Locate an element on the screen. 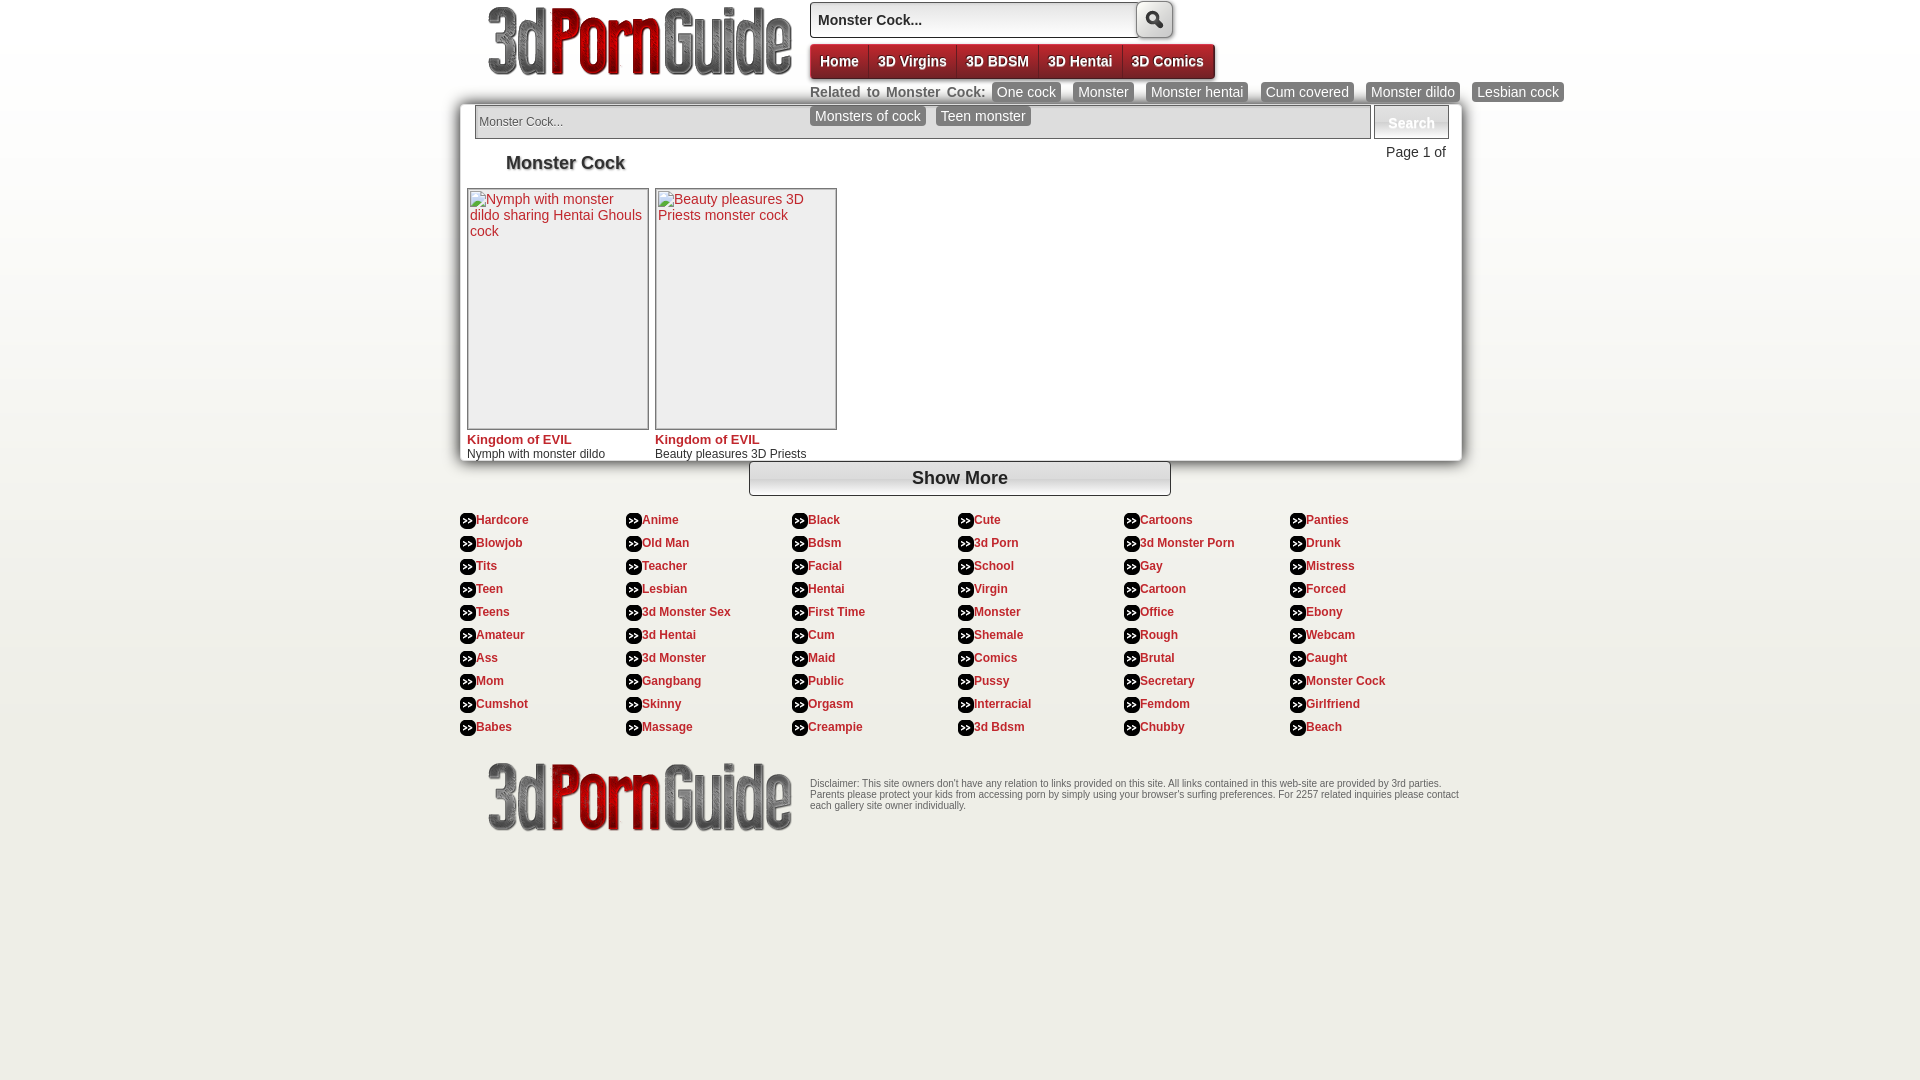 This screenshot has height=1080, width=1920. '3D Comics' is located at coordinates (1167, 60).